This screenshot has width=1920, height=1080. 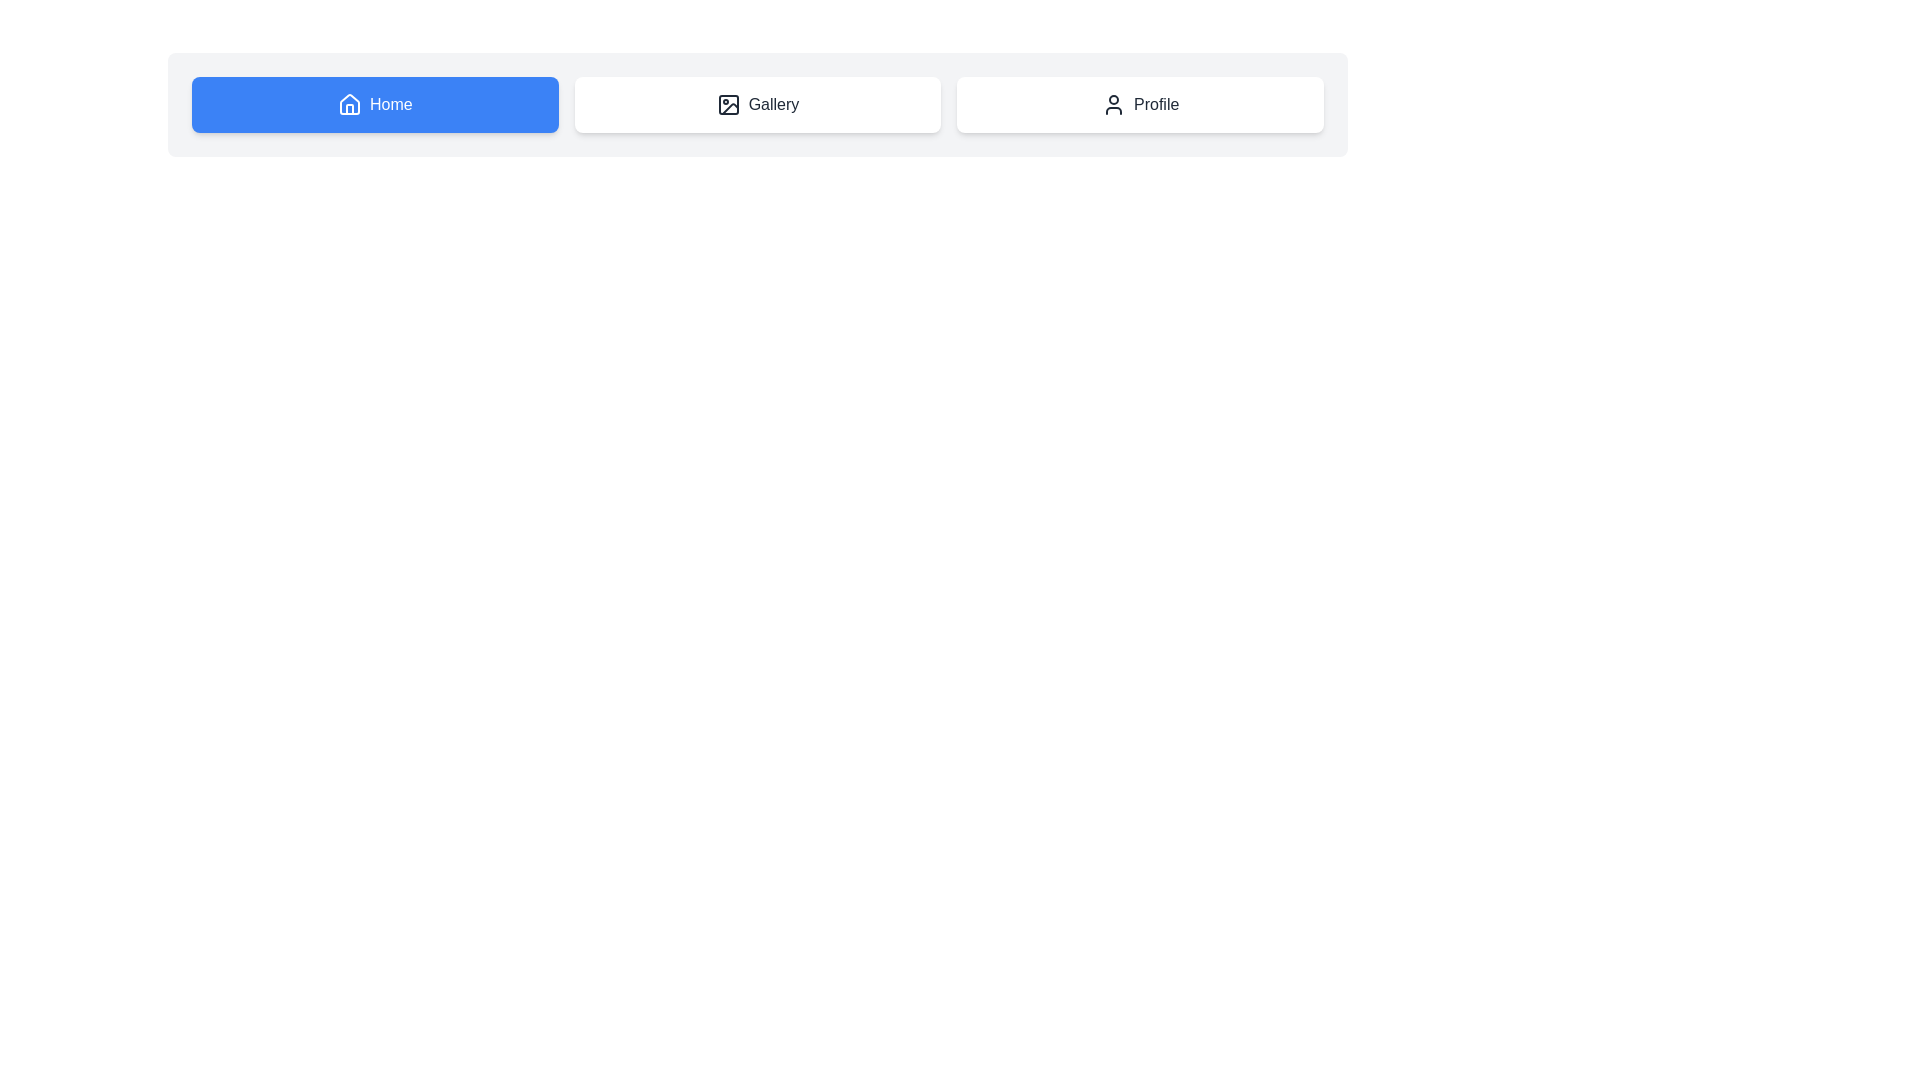 I want to click on the 'Gallery' button to navigate to the Gallery section, so click(x=757, y=104).